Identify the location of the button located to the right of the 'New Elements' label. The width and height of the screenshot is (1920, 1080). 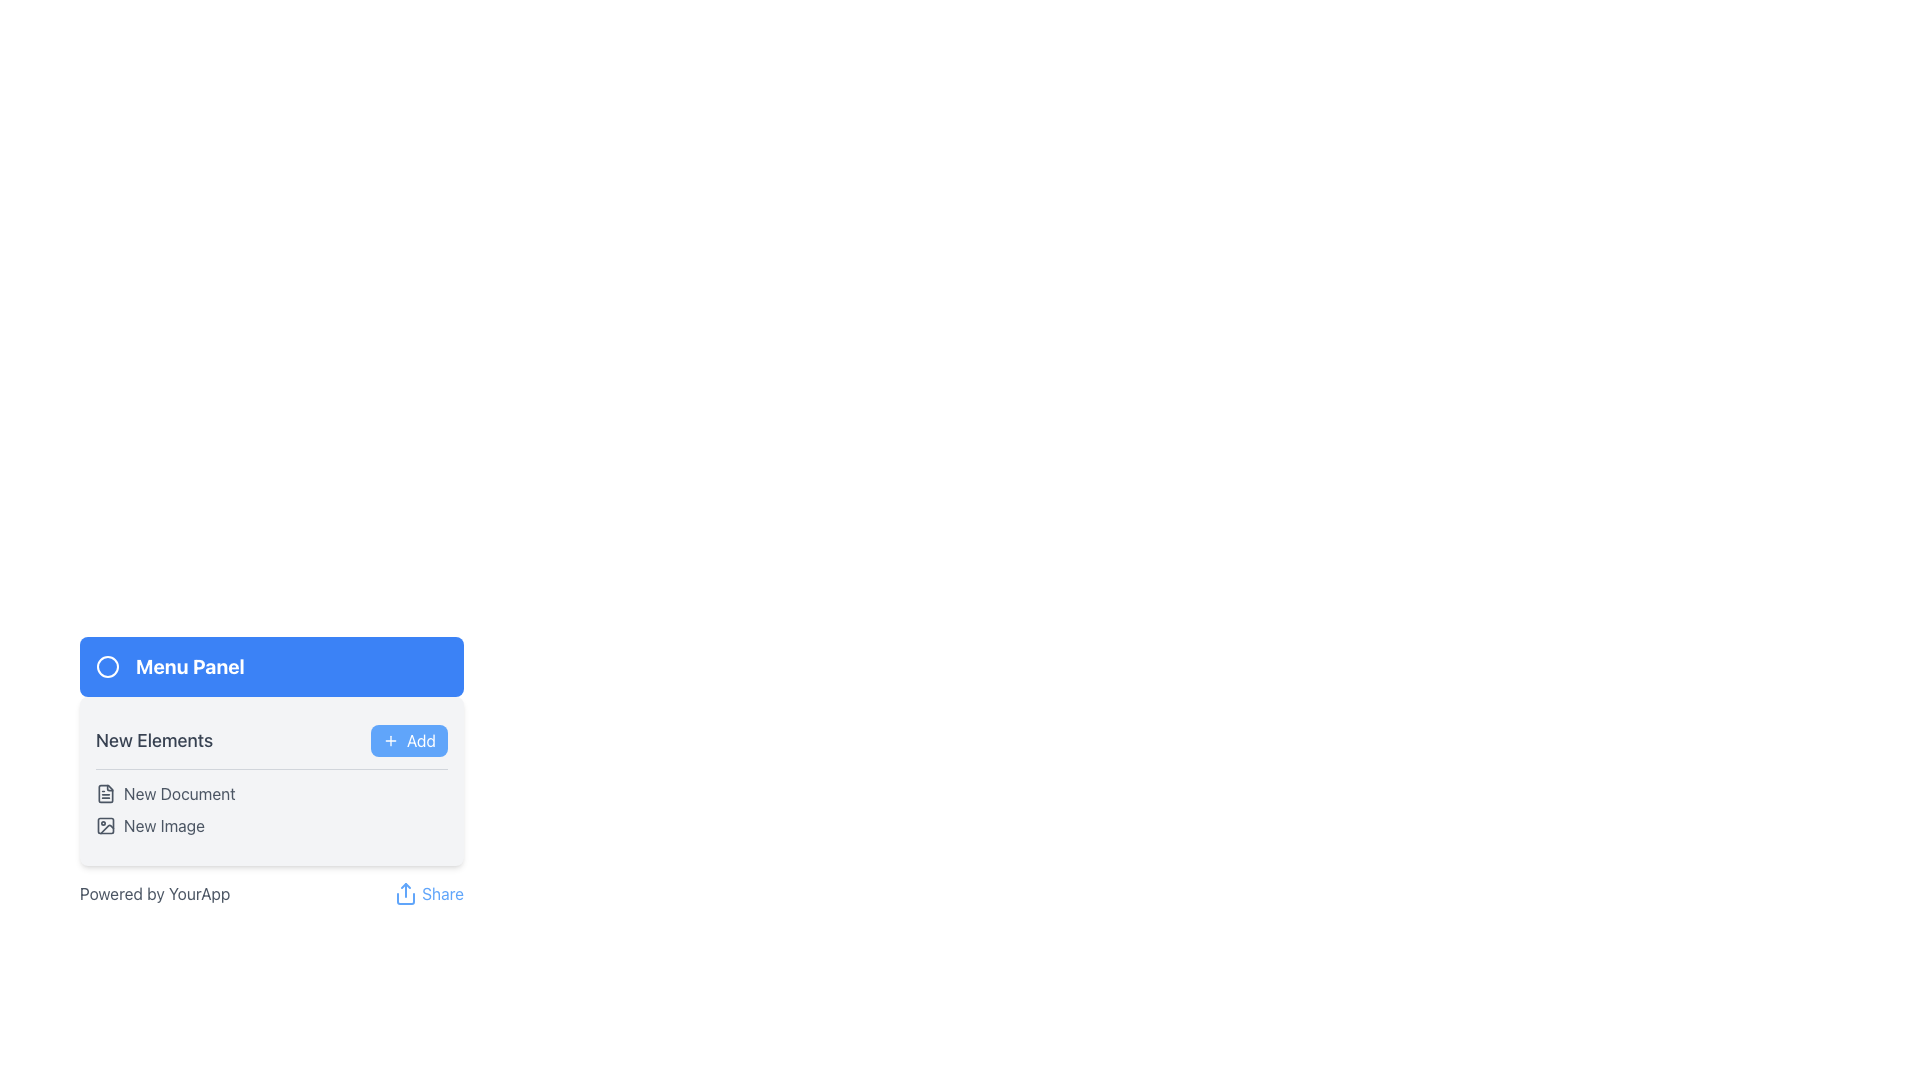
(408, 740).